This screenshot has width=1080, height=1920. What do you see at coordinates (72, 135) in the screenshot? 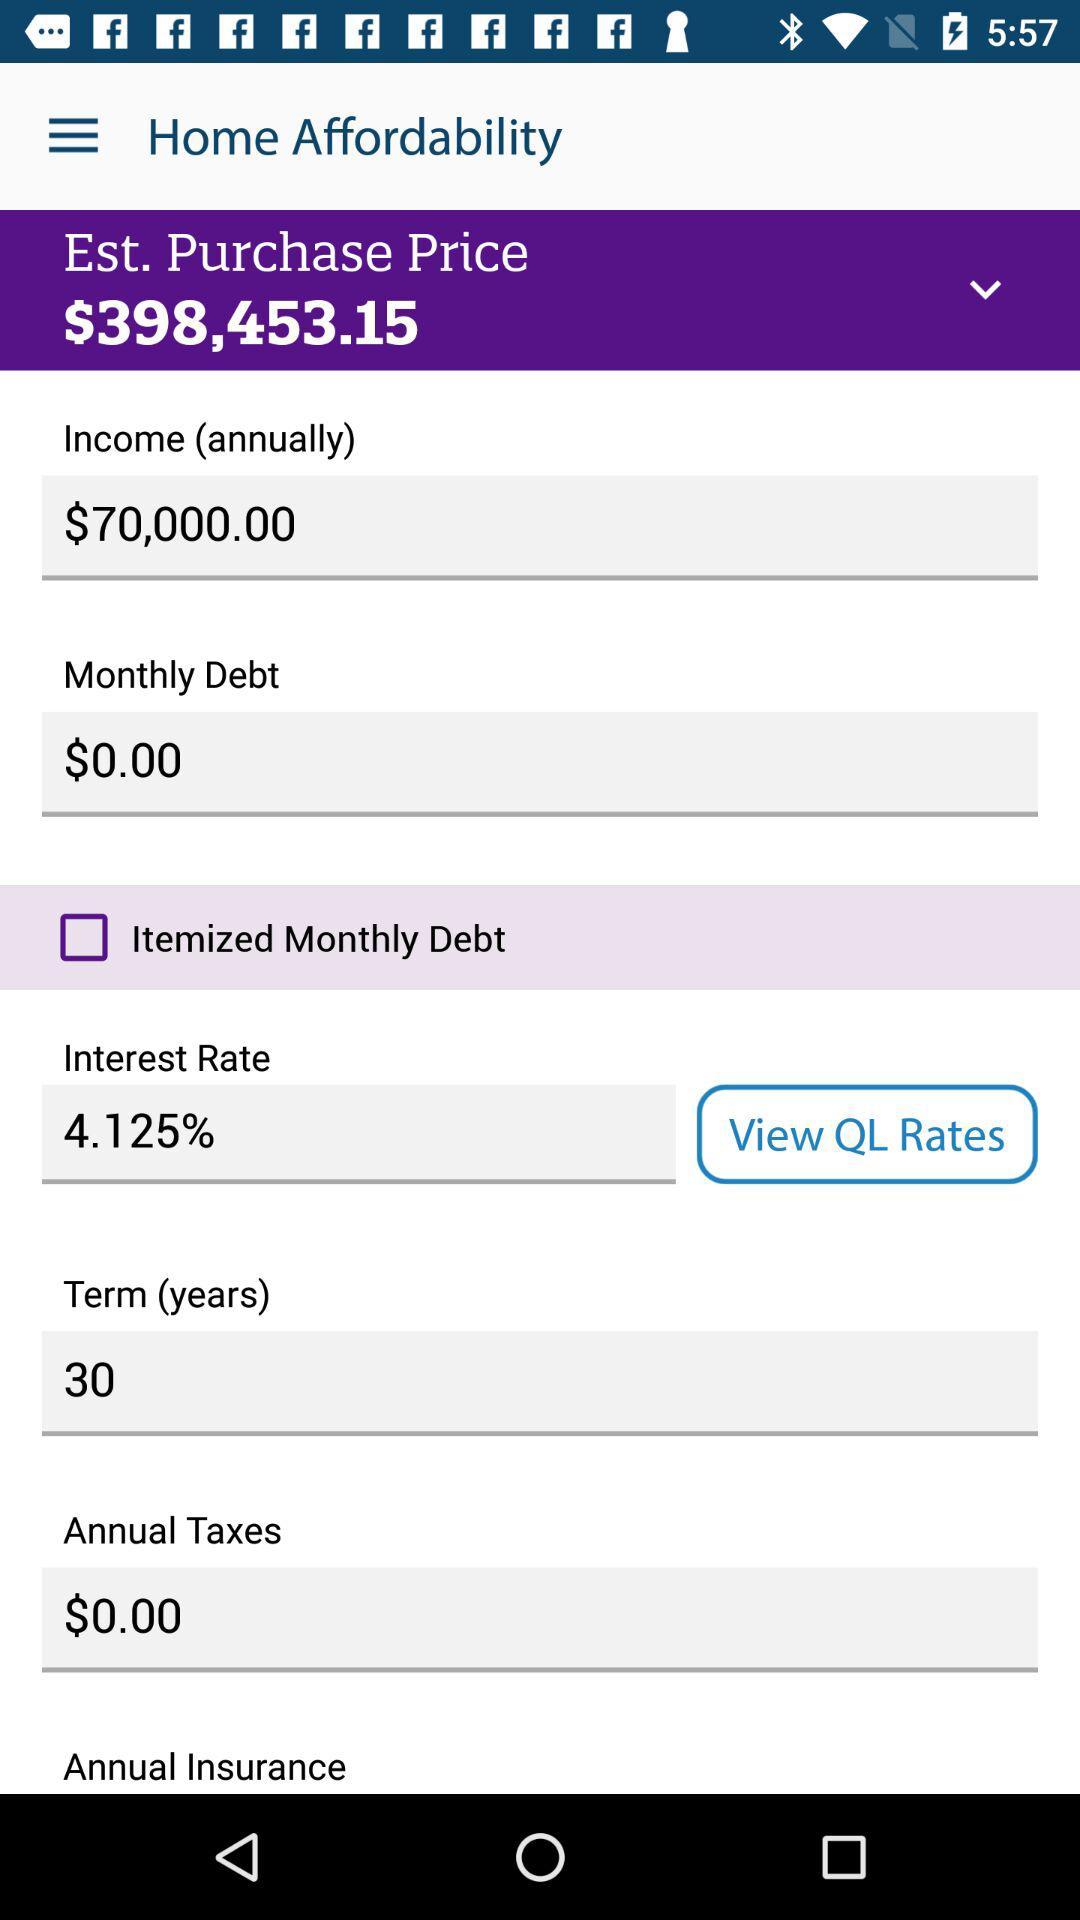
I see `the icon to the left of the home affordability` at bounding box center [72, 135].